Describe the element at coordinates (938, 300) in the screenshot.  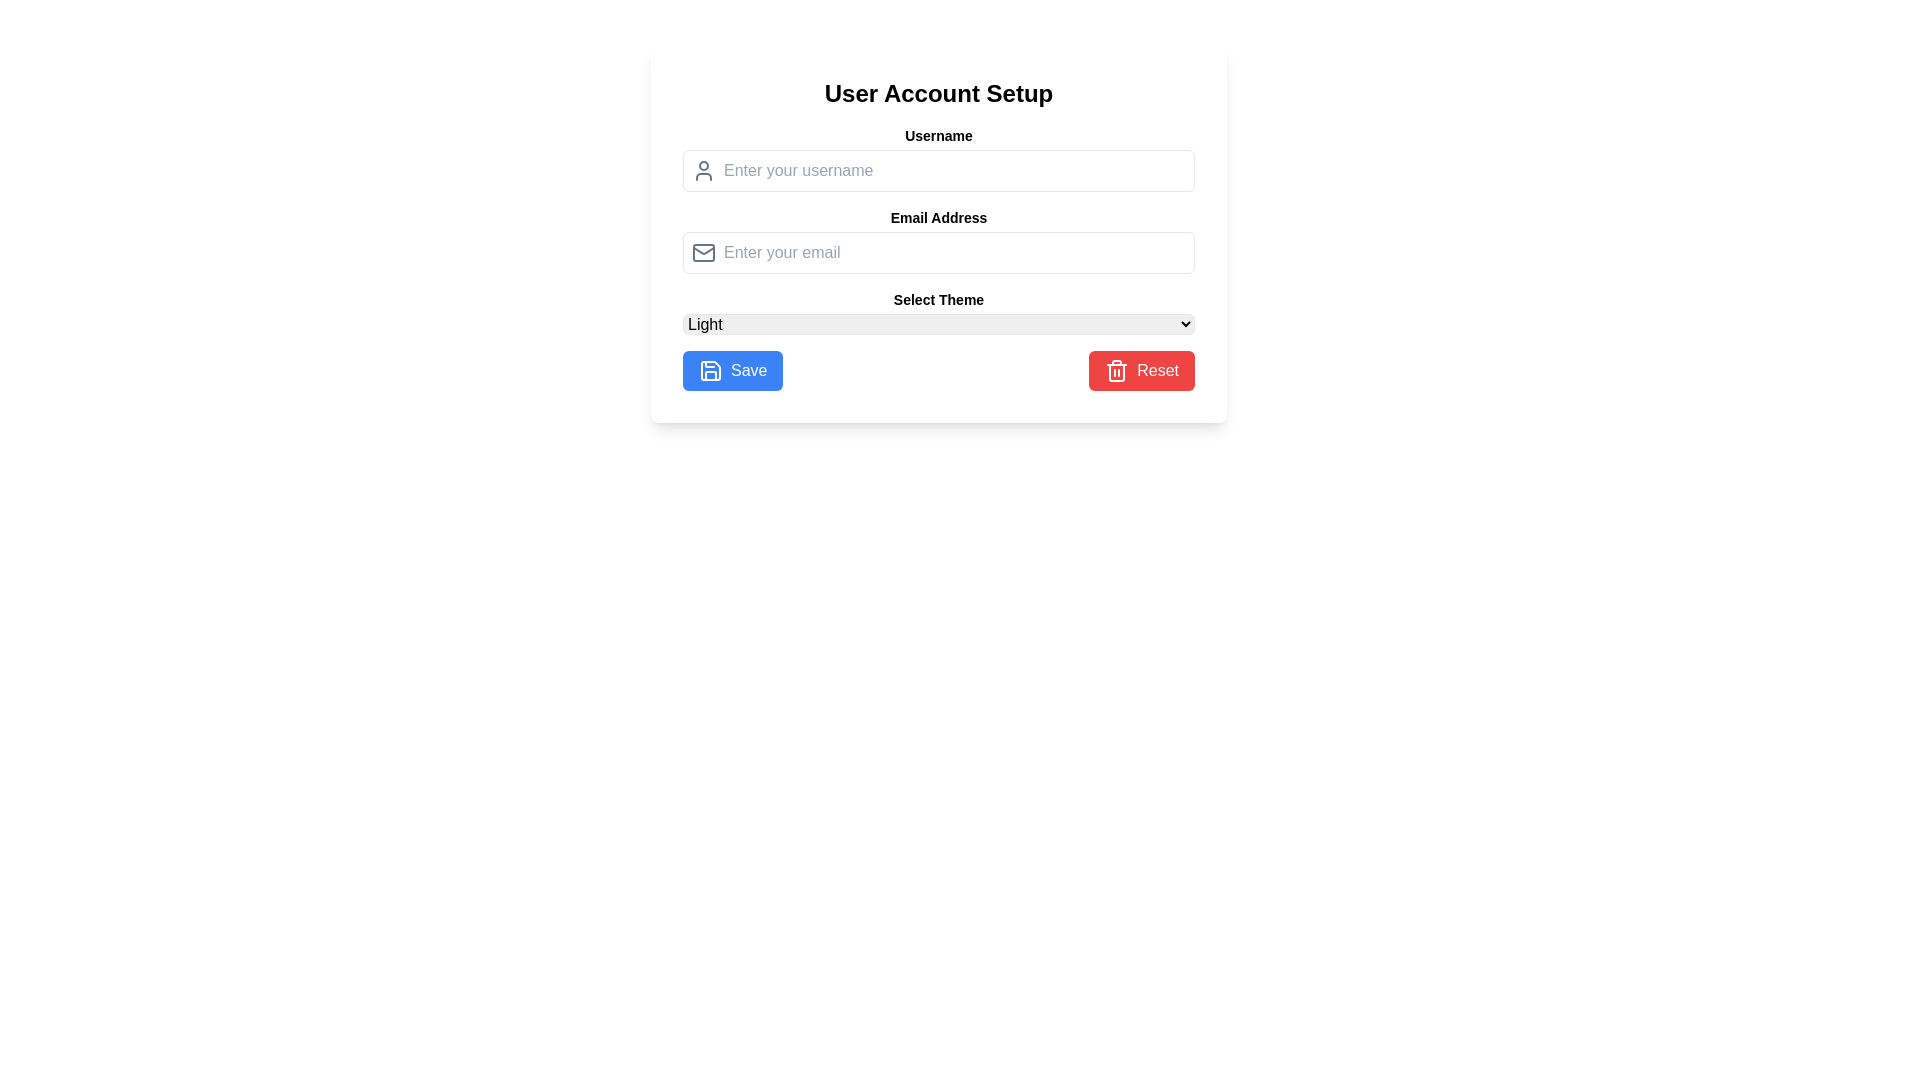
I see `the text label indicating the theme selection for the dropdown menu located near the top of the form` at that location.